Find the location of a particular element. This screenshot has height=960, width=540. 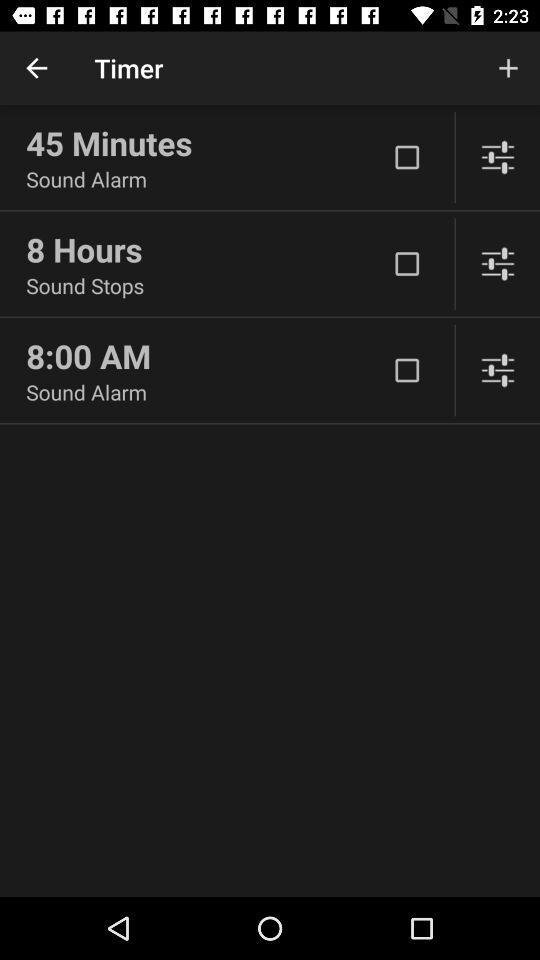

adjust sounds is located at coordinates (496, 263).